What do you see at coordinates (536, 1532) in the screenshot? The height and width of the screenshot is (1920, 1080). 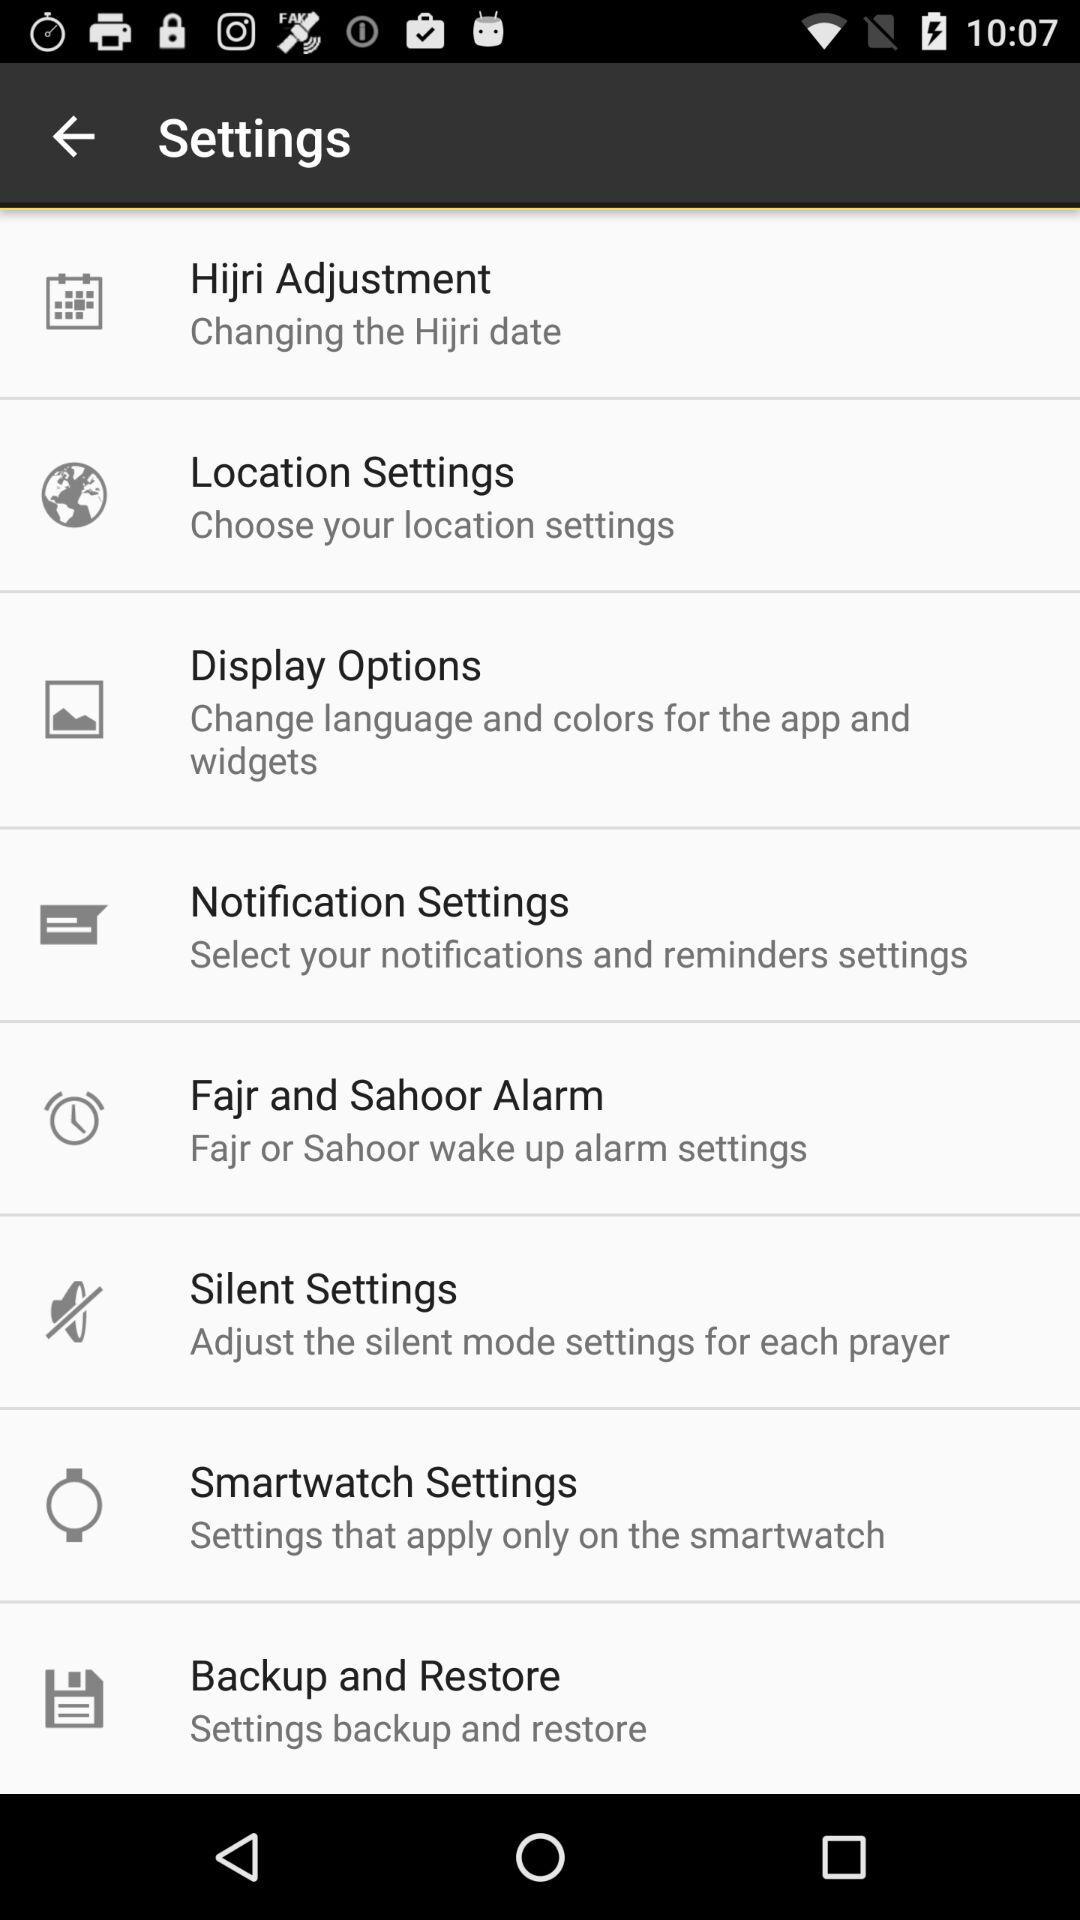 I see `the item above the backup and restore item` at bounding box center [536, 1532].